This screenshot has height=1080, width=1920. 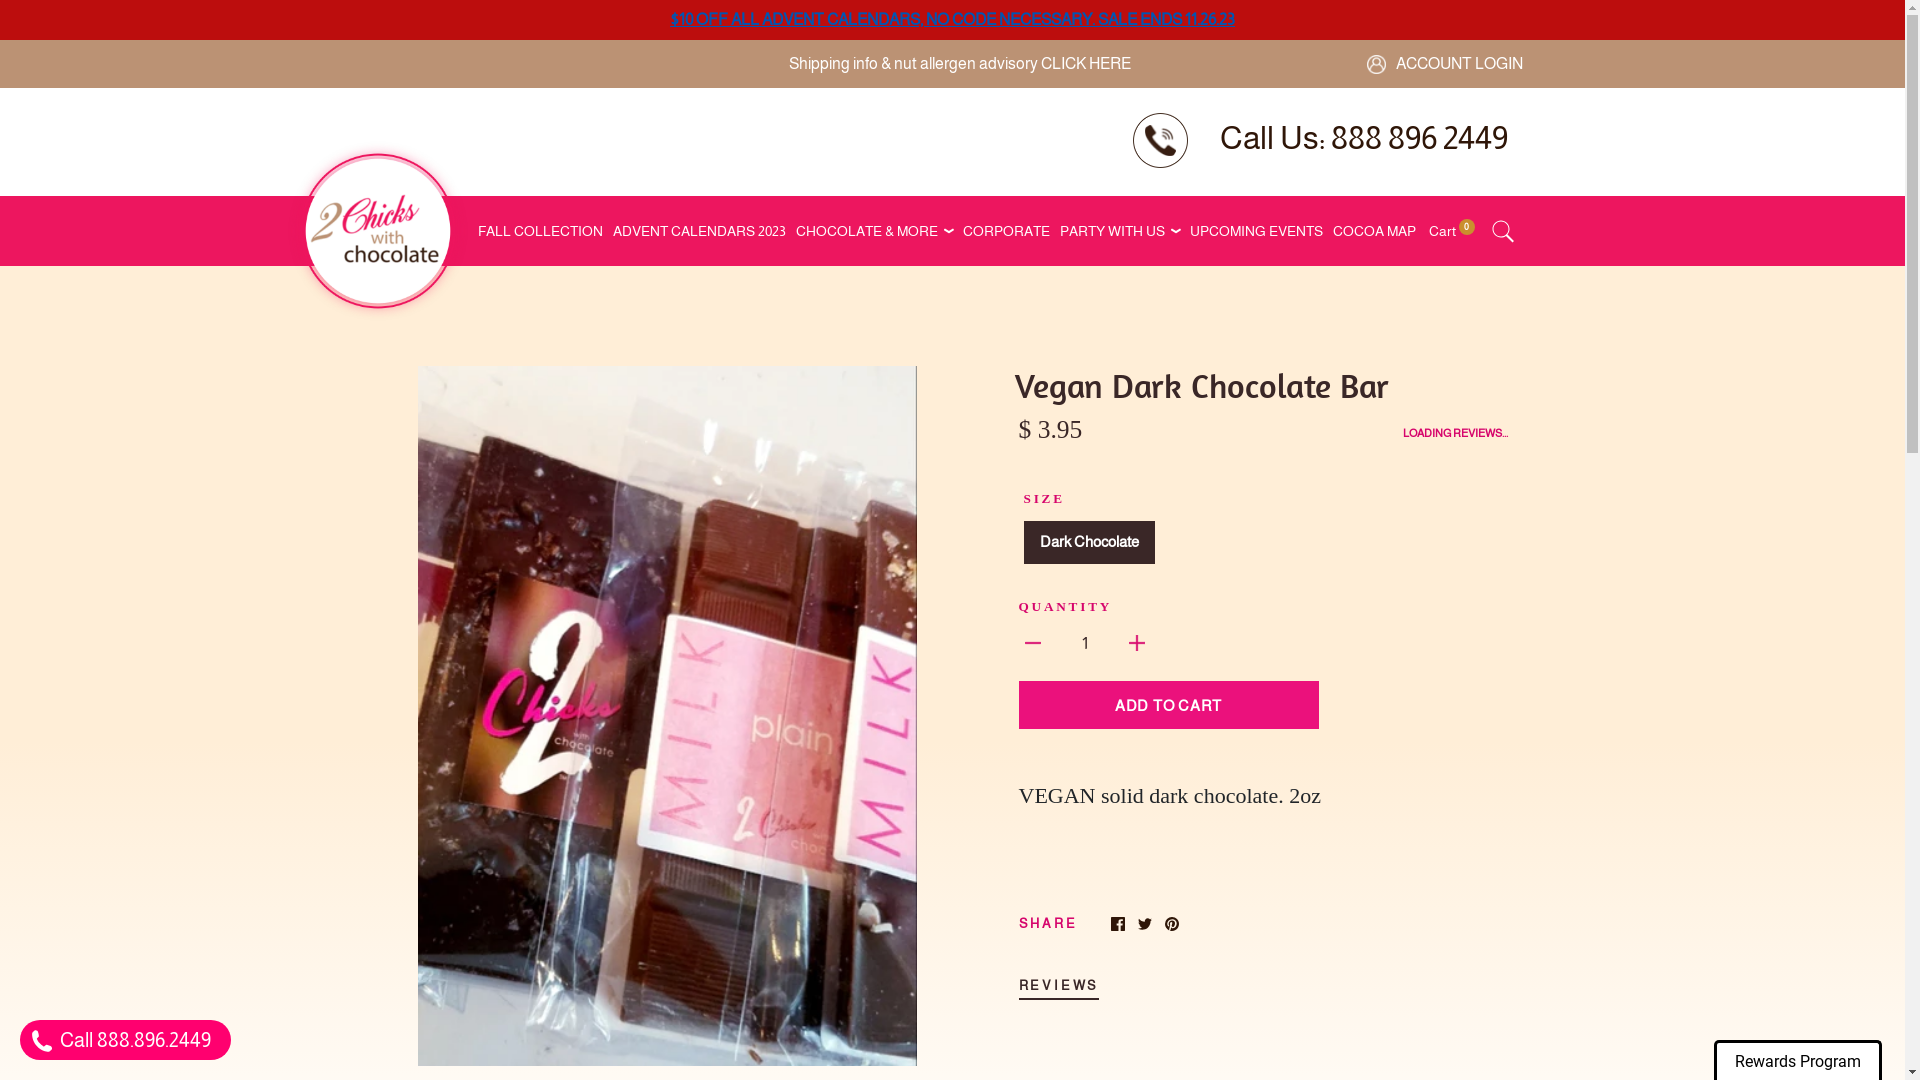 I want to click on 'PARTY WITH US', so click(x=1053, y=230).